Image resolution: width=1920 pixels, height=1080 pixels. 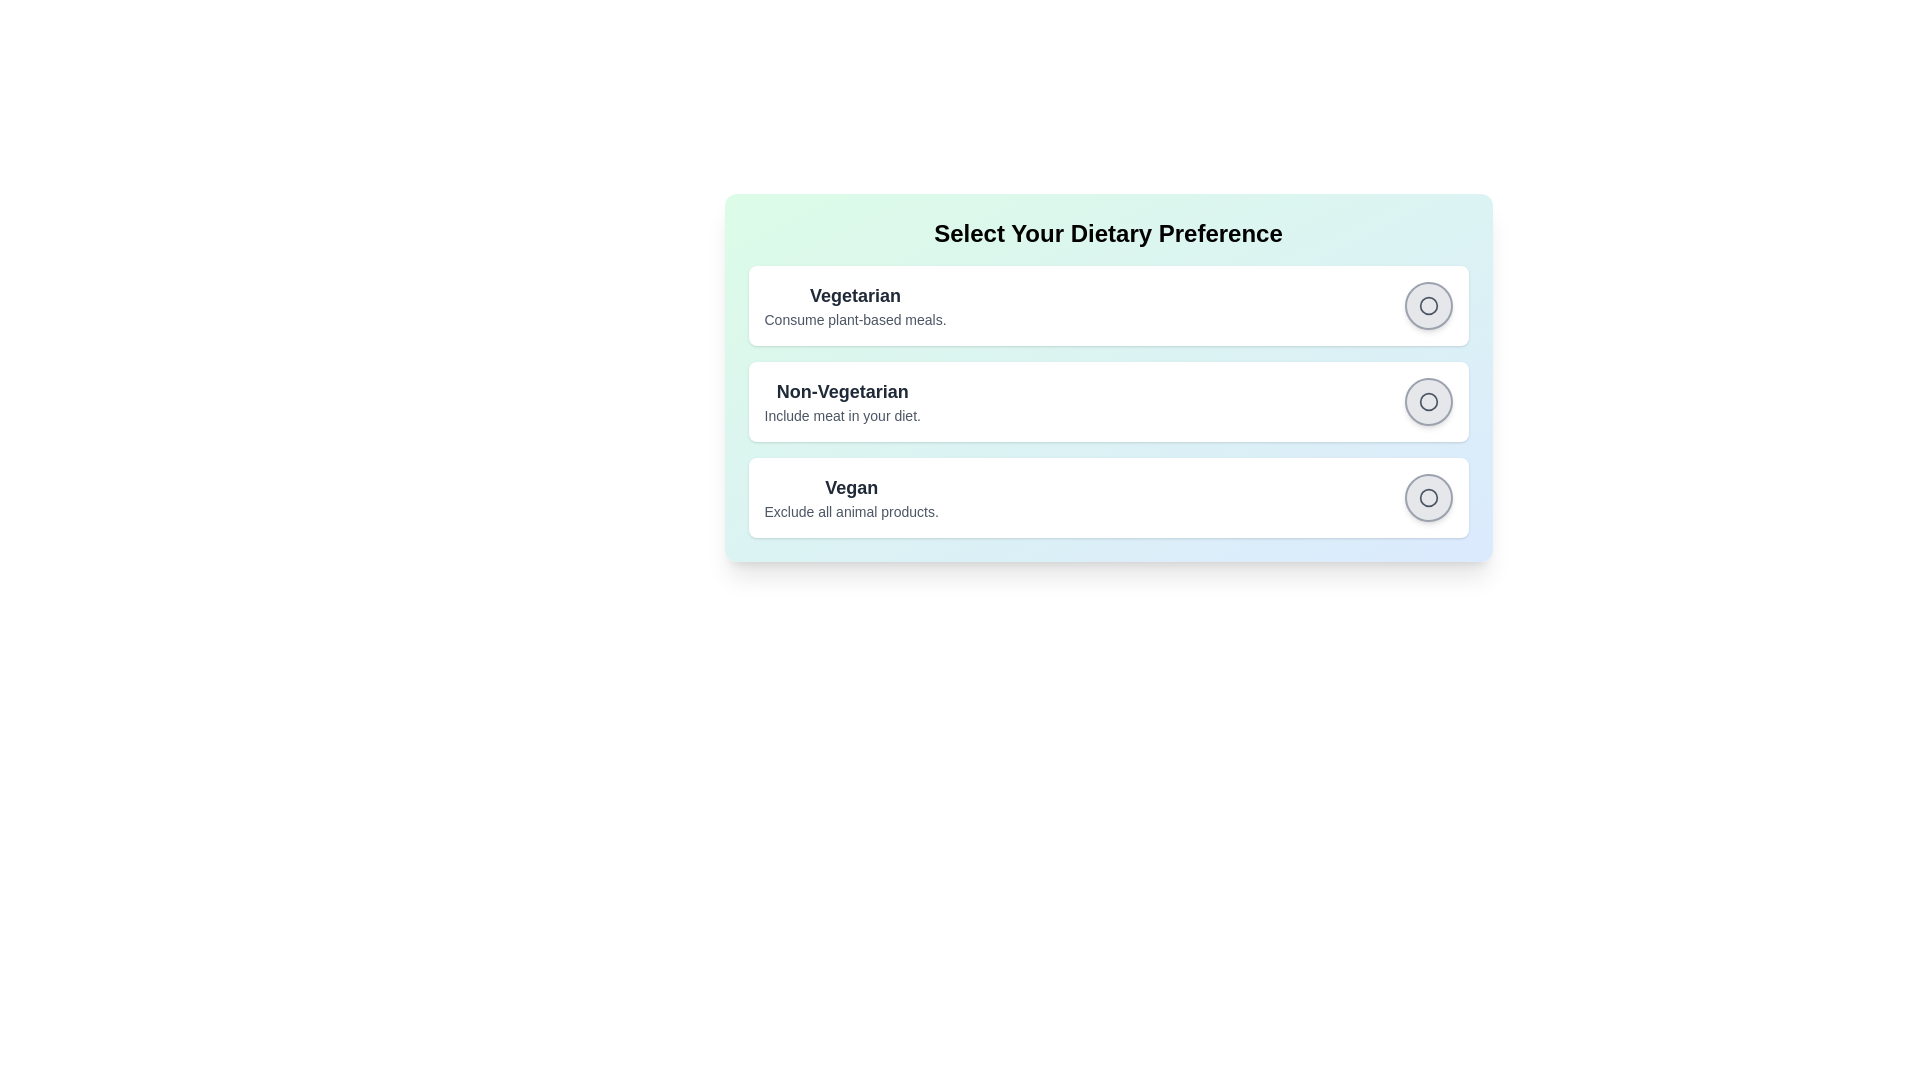 I want to click on the circular radio button with a central red fill for the 'Vegan' dietary preference option, so click(x=1427, y=496).